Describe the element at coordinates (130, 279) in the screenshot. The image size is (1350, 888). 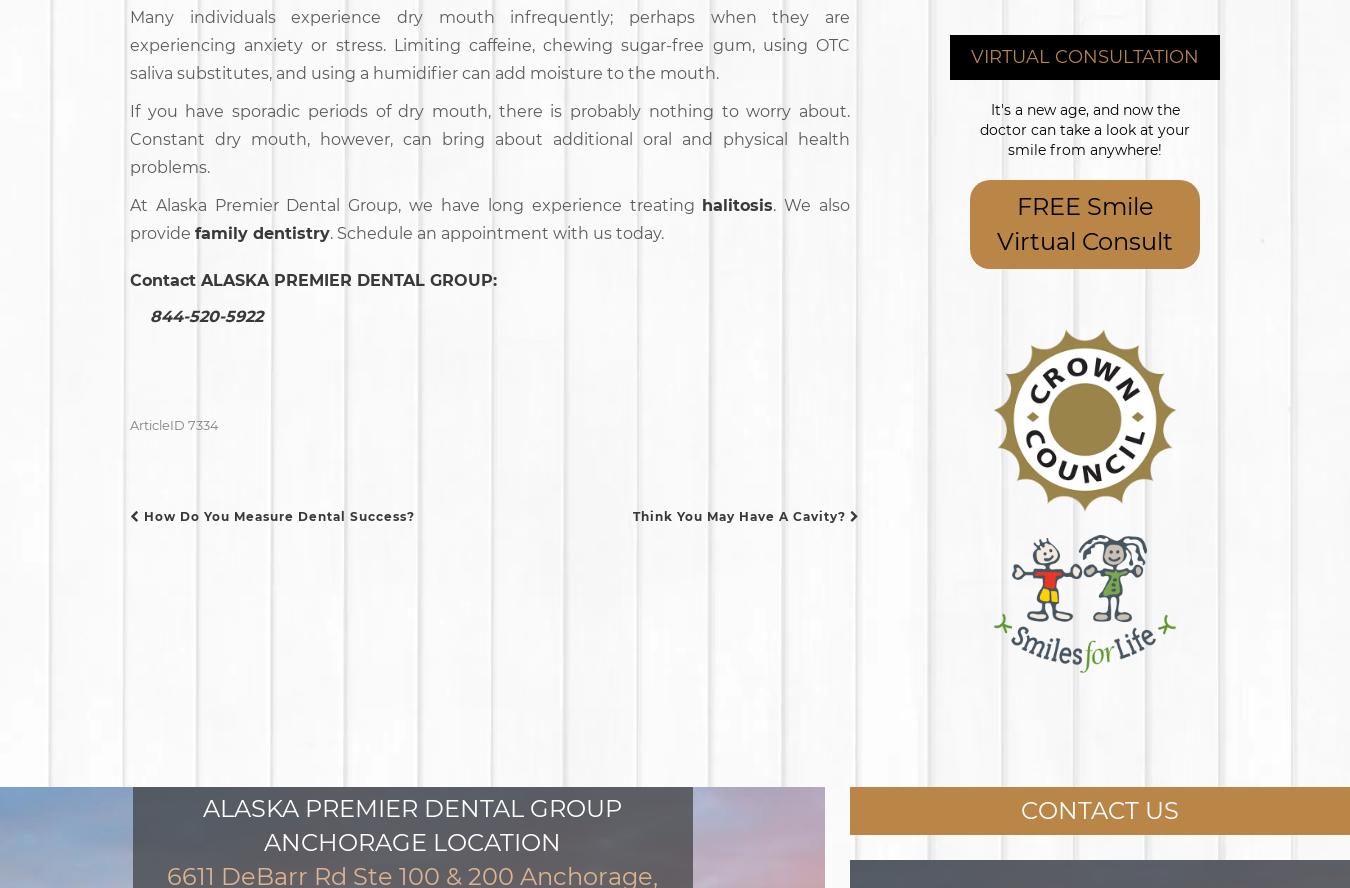
I see `'Contact'` at that location.